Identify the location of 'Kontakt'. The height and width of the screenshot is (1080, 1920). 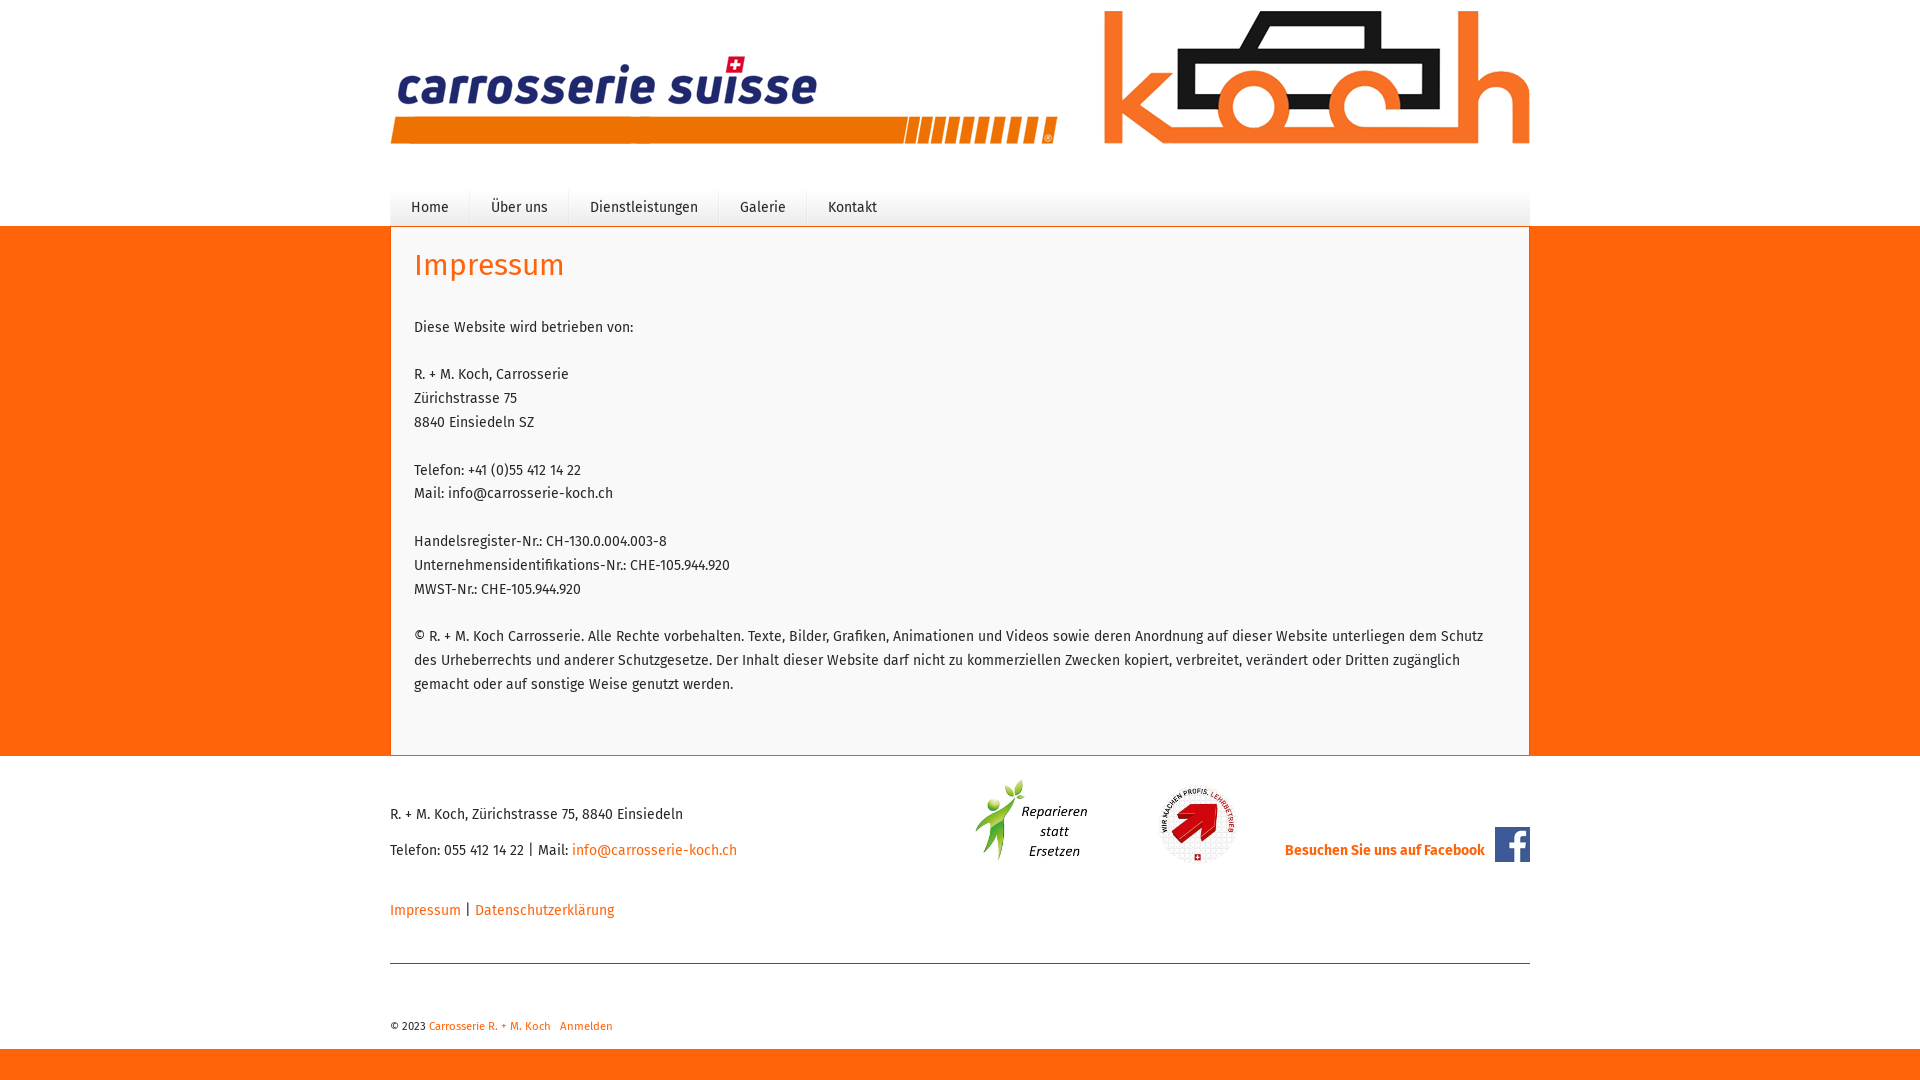
(852, 208).